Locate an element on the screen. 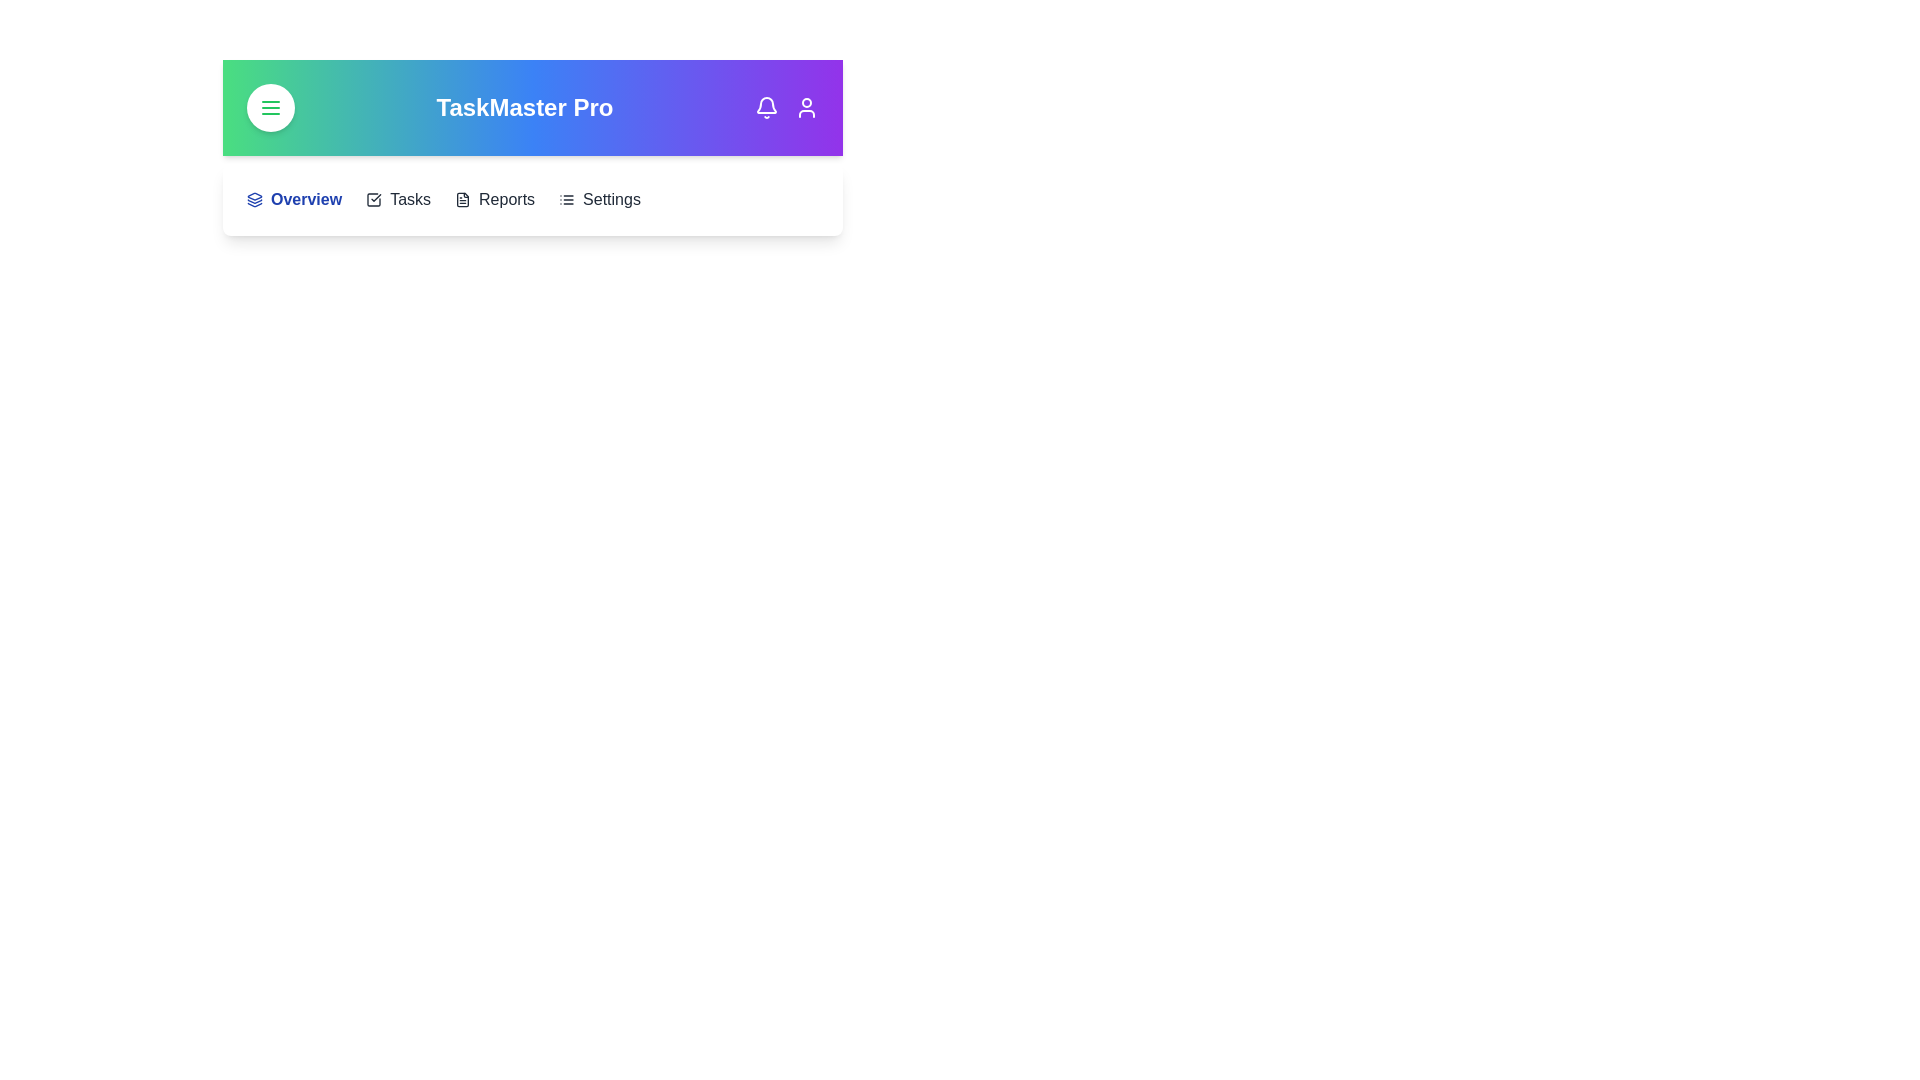  the notification icon to view notifications is located at coordinates (766, 108).